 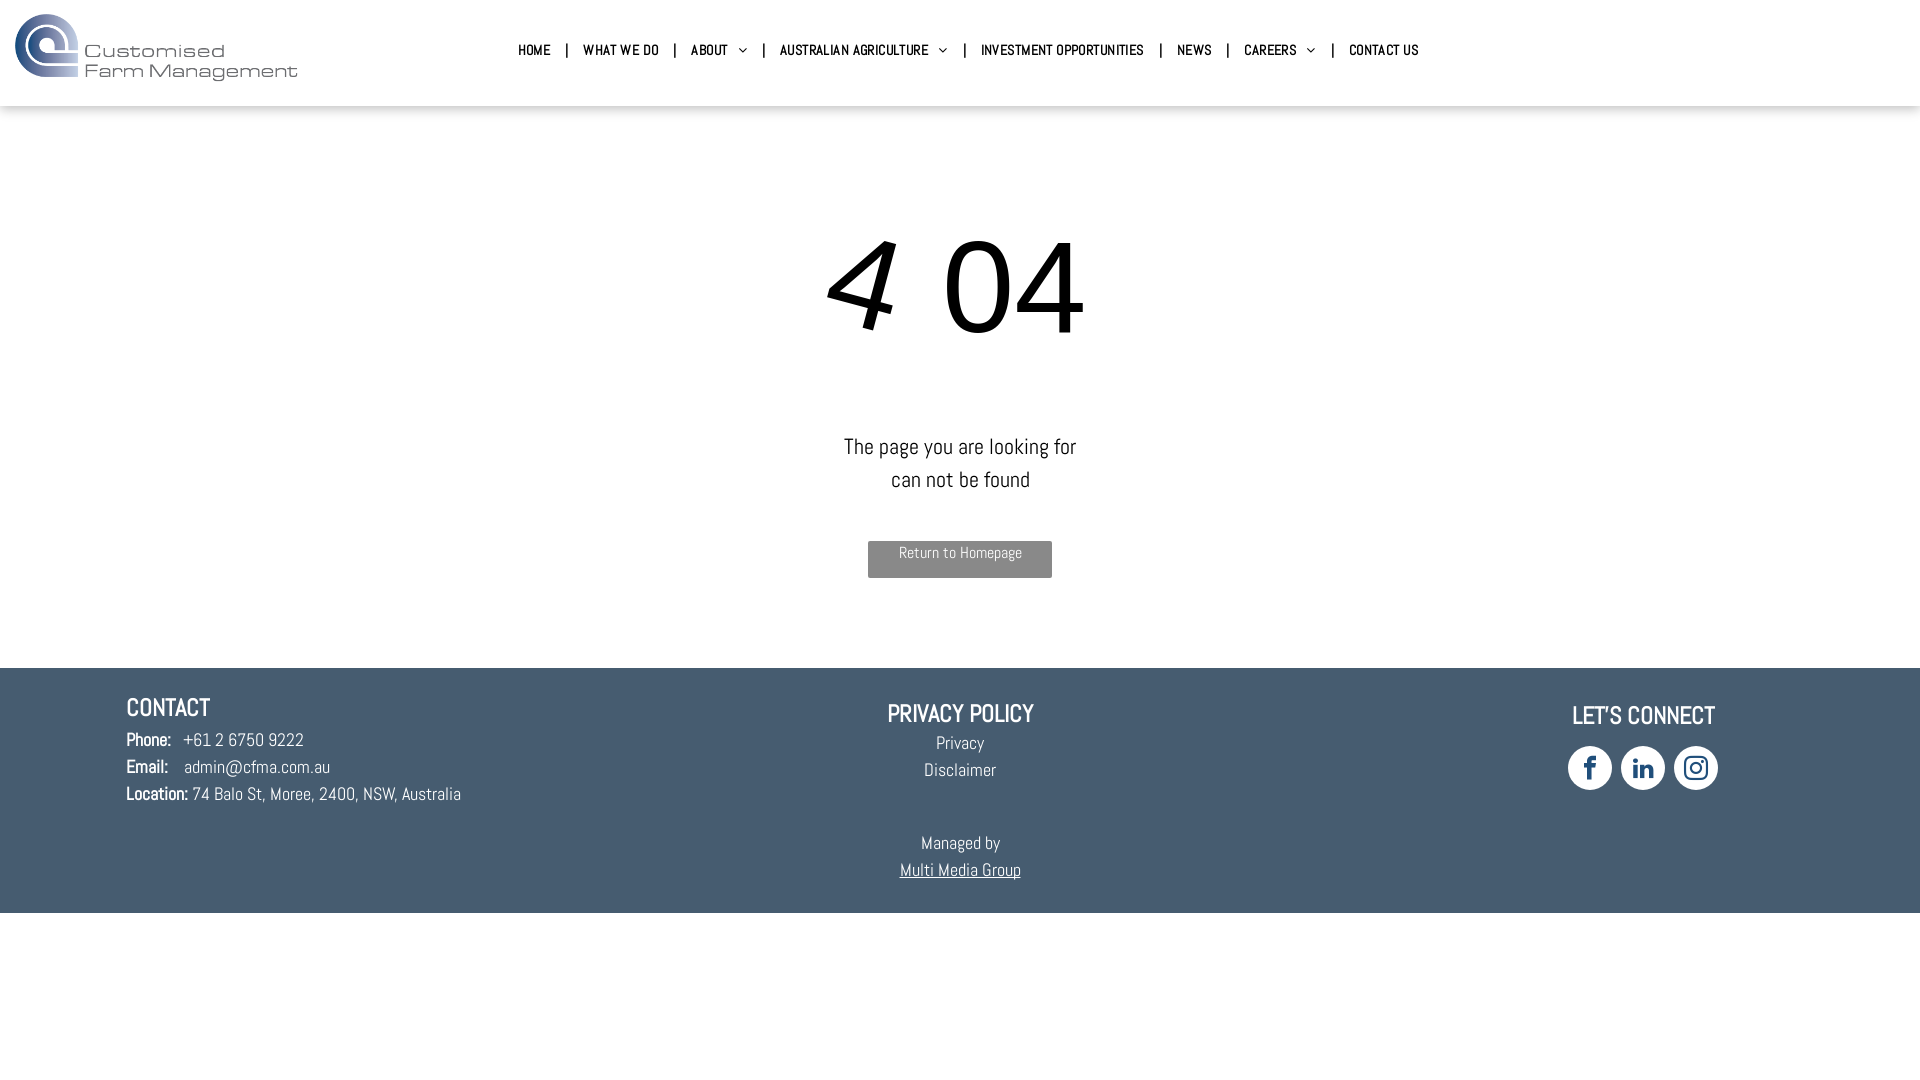 I want to click on 'Multi Media Group', so click(x=960, y=868).